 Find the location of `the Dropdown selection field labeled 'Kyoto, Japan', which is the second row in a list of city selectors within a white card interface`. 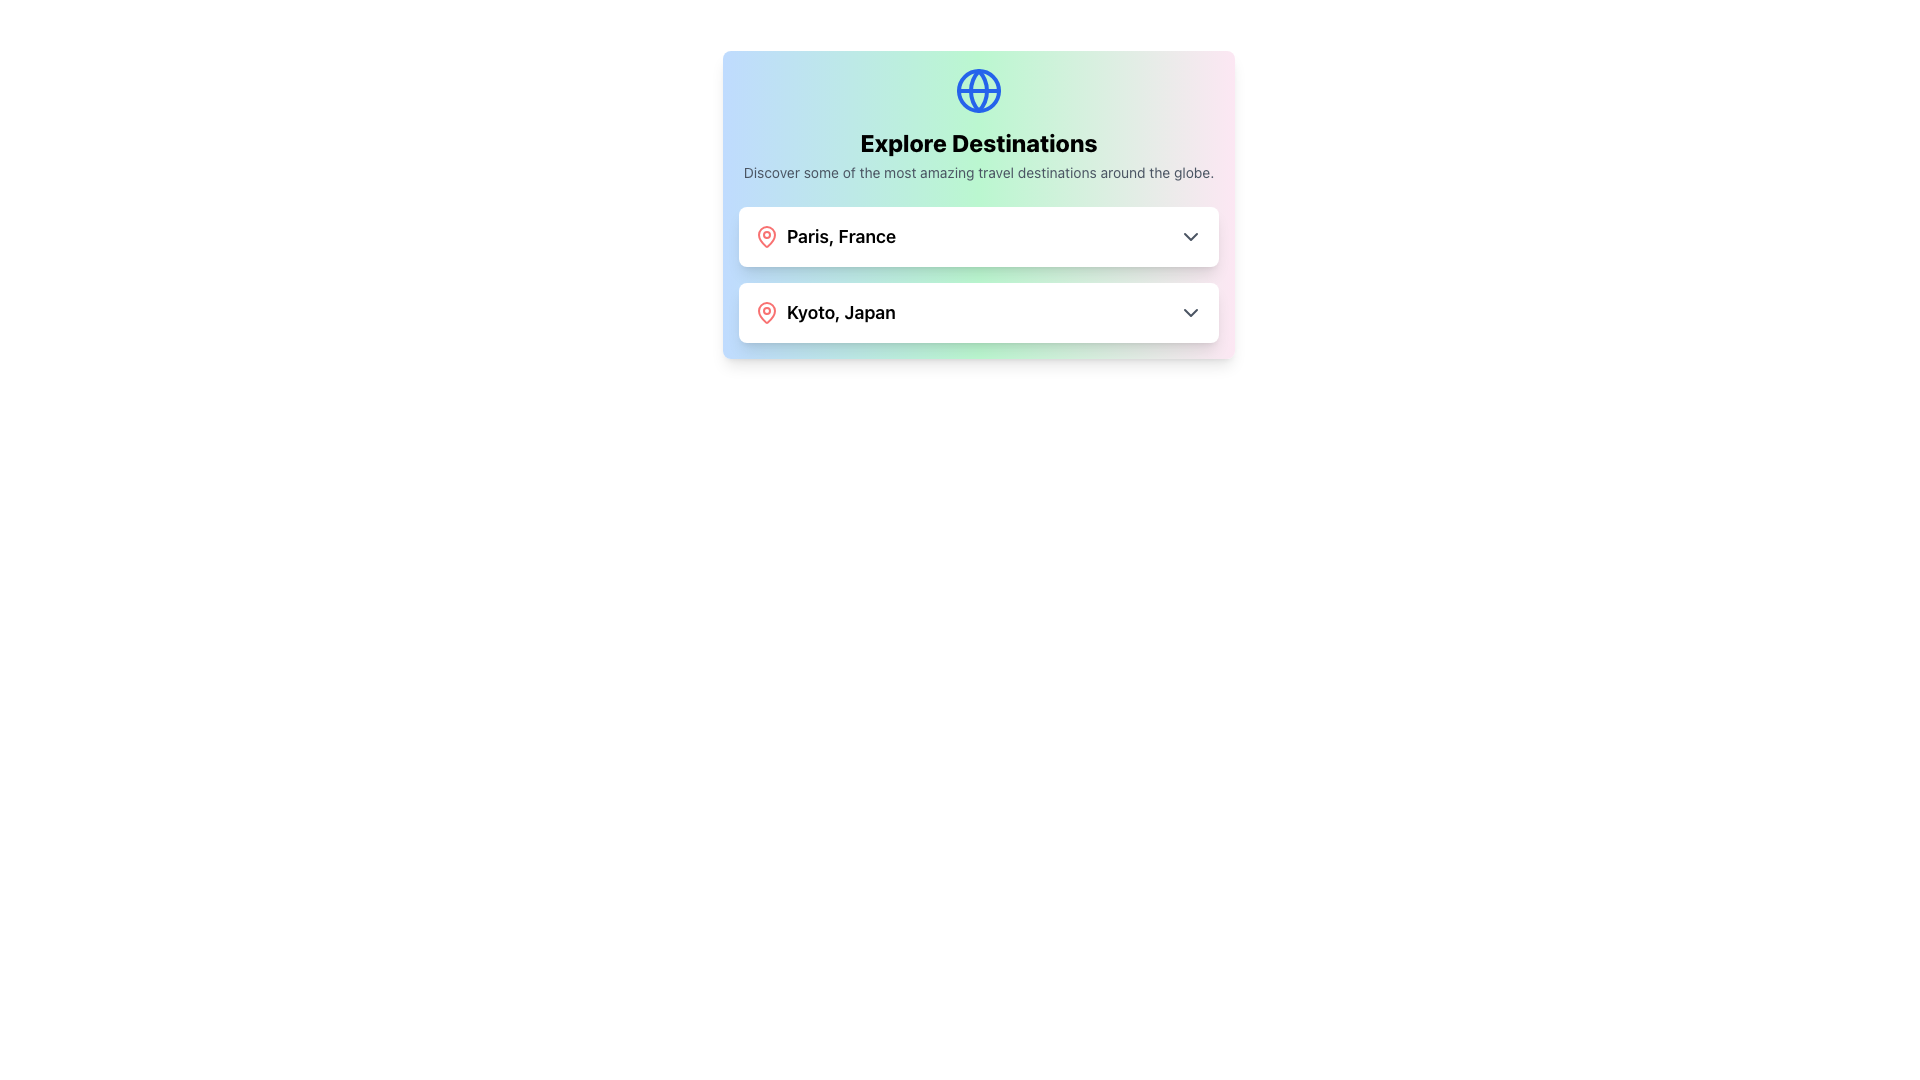

the Dropdown selection field labeled 'Kyoto, Japan', which is the second row in a list of city selectors within a white card interface is located at coordinates (979, 312).